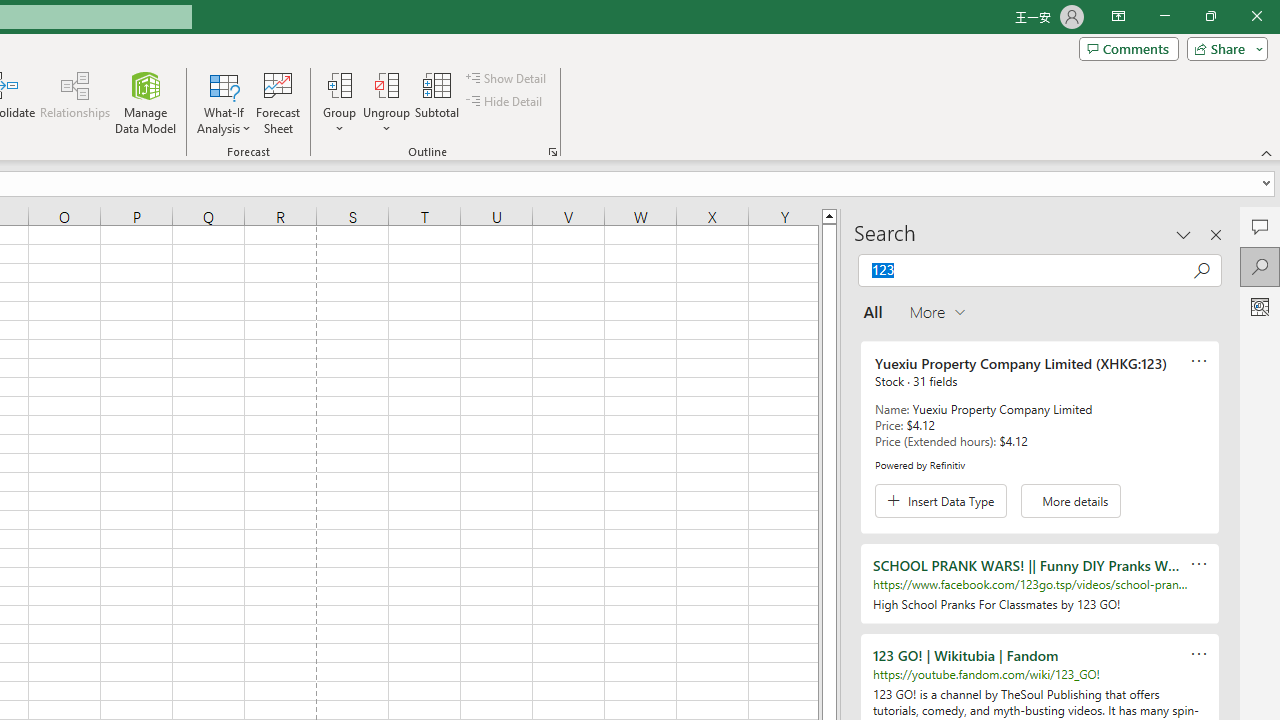  I want to click on 'Minimize', so click(1164, 16).